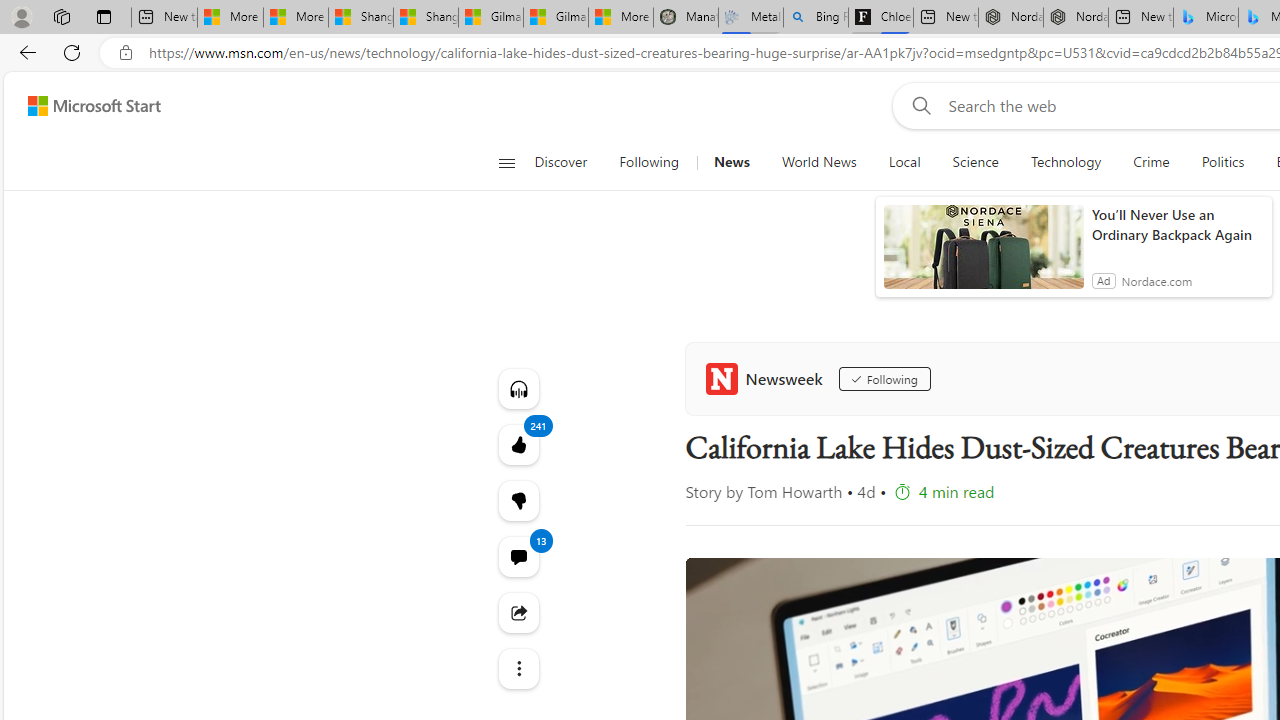  Describe the element at coordinates (816, 17) in the screenshot. I see `'Bing Real Estate - Home sales and rental listings'` at that location.